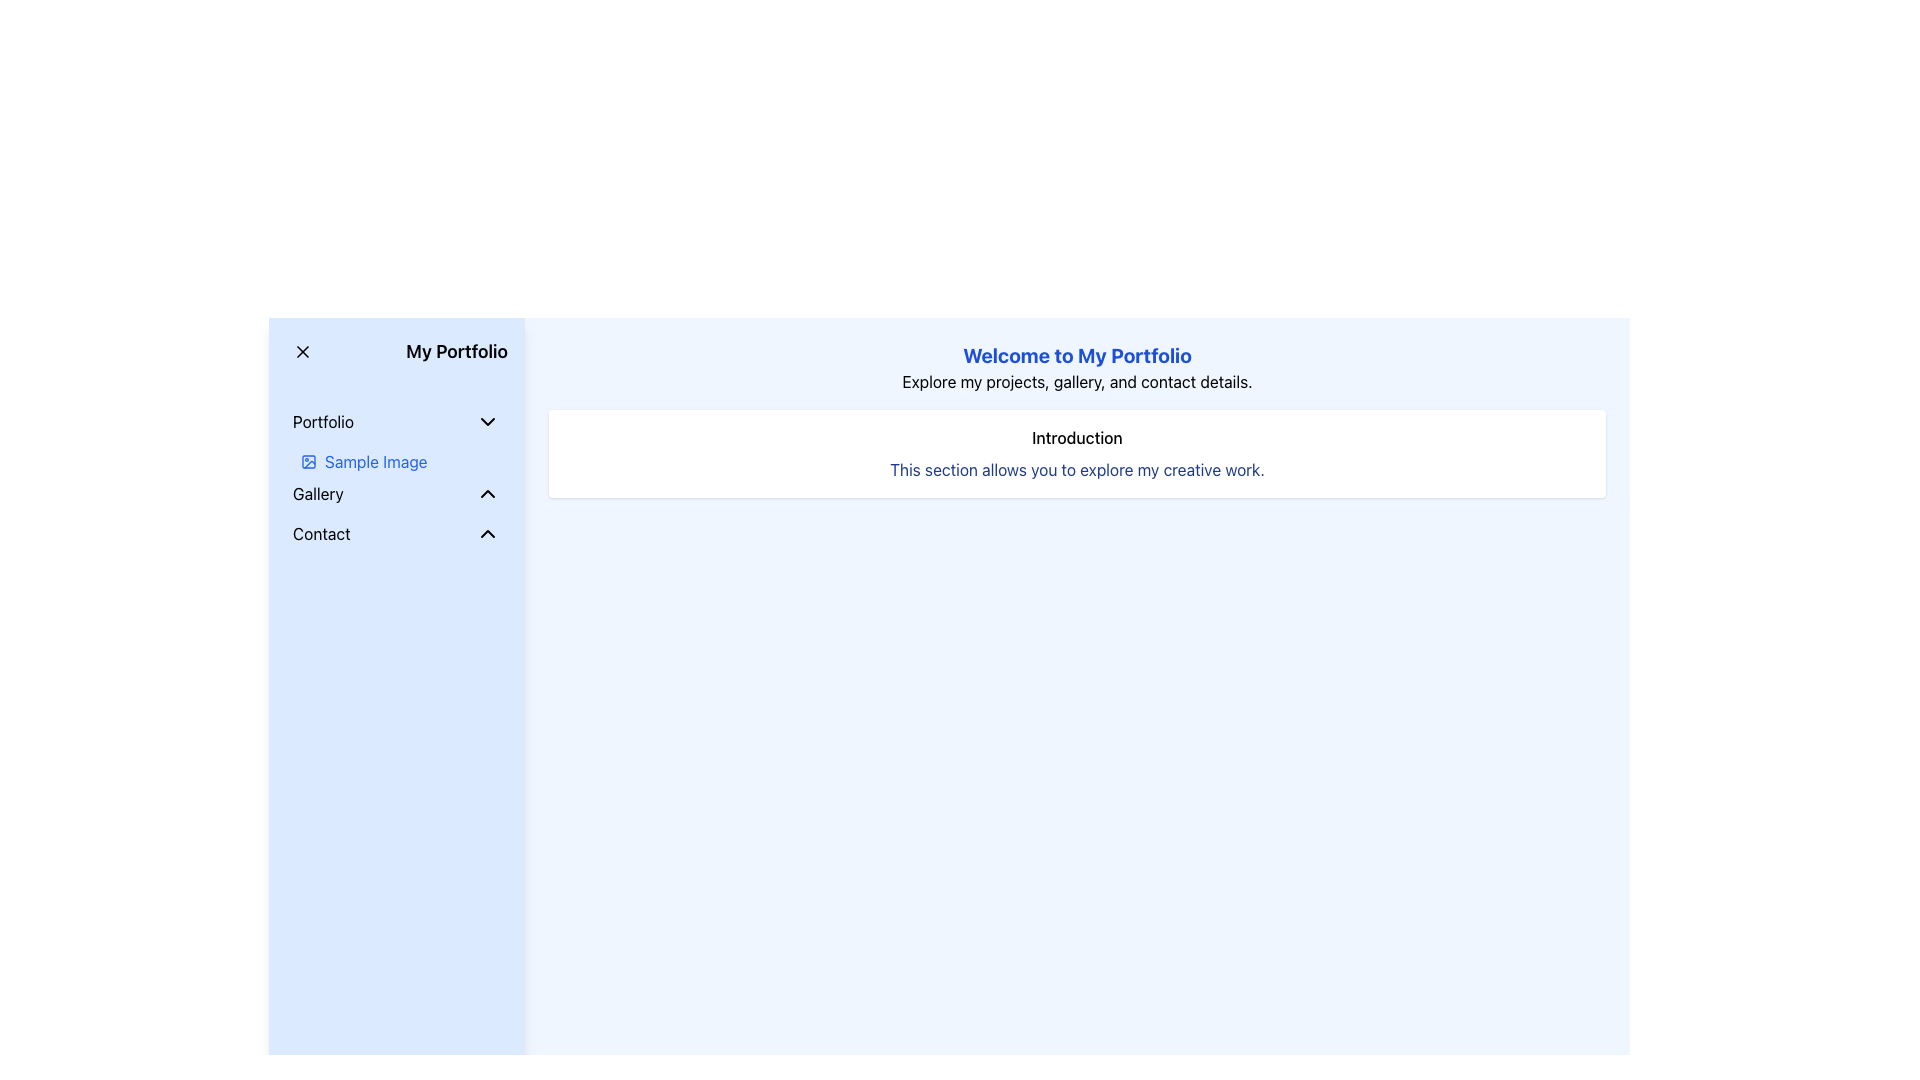 The width and height of the screenshot is (1920, 1080). Describe the element at coordinates (396, 350) in the screenshot. I see `the text label displaying 'My Portfolio' which is styled in bold with a black color, located at the top of the sidebar menu next to an icon` at that location.